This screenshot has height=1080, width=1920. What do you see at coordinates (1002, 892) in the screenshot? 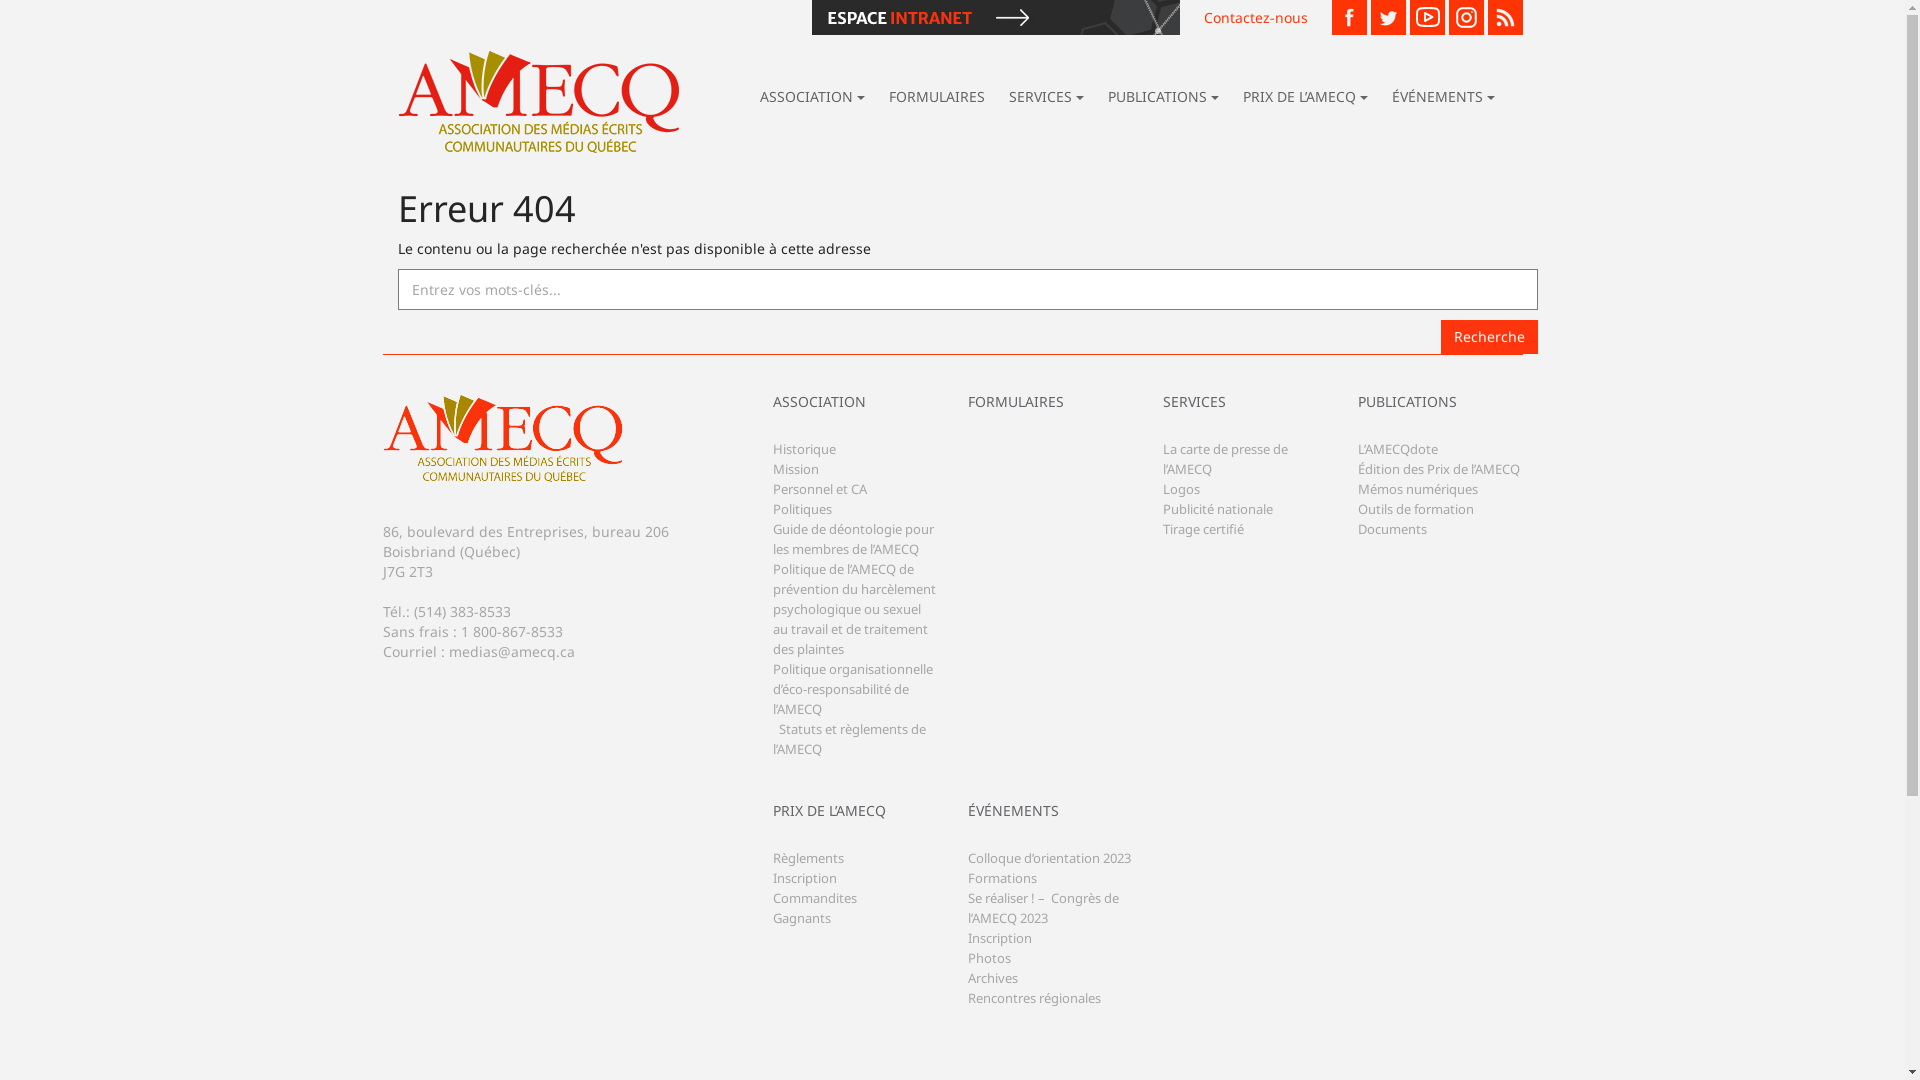
I see `'Formations'` at bounding box center [1002, 892].